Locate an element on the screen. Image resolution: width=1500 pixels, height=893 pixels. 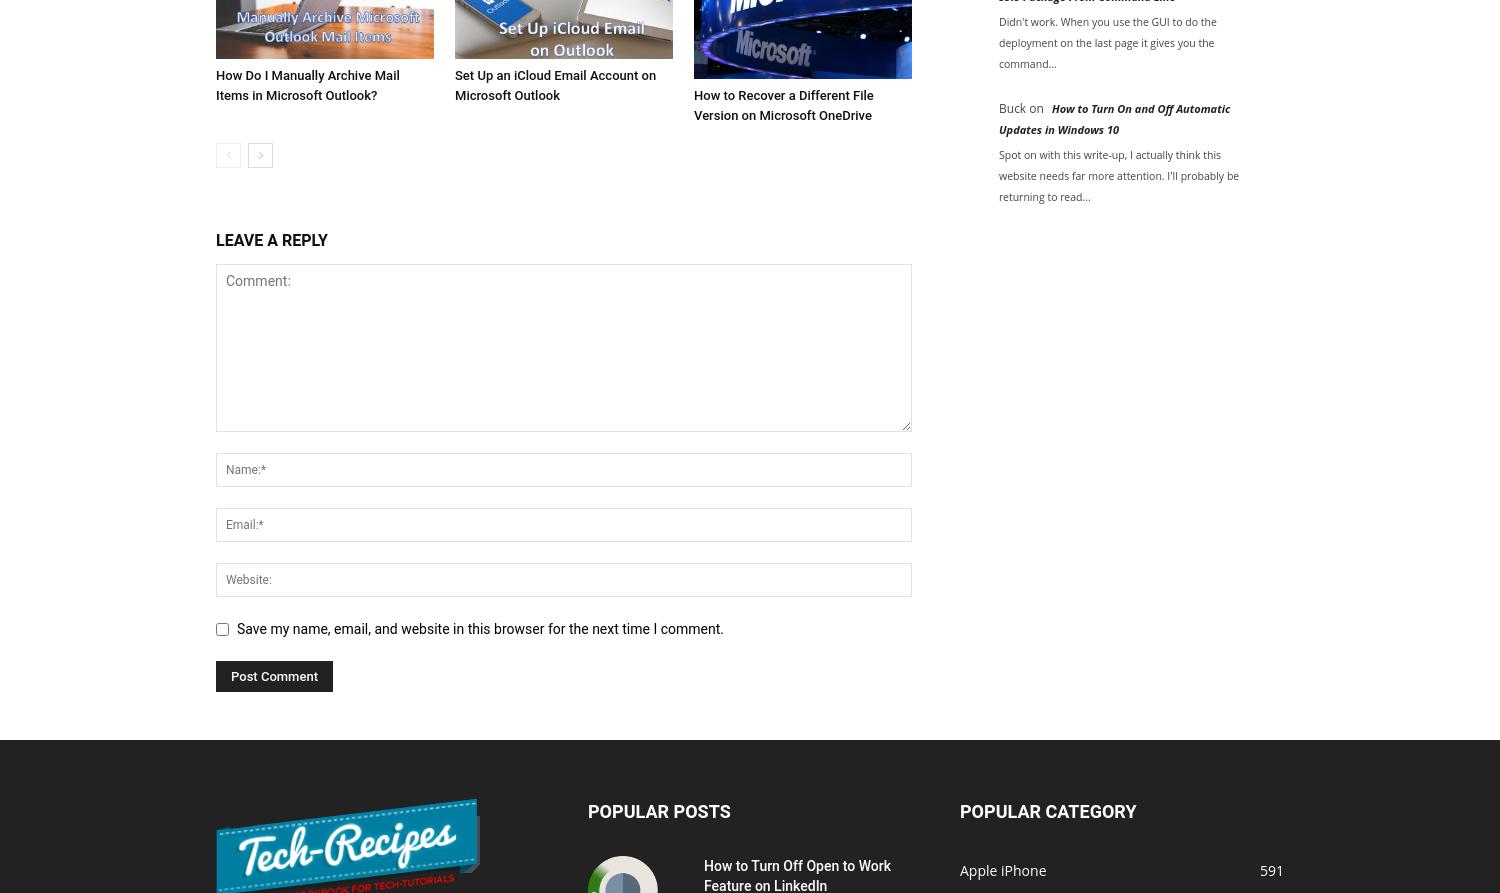
'LEAVE A REPLY' is located at coordinates (271, 238).